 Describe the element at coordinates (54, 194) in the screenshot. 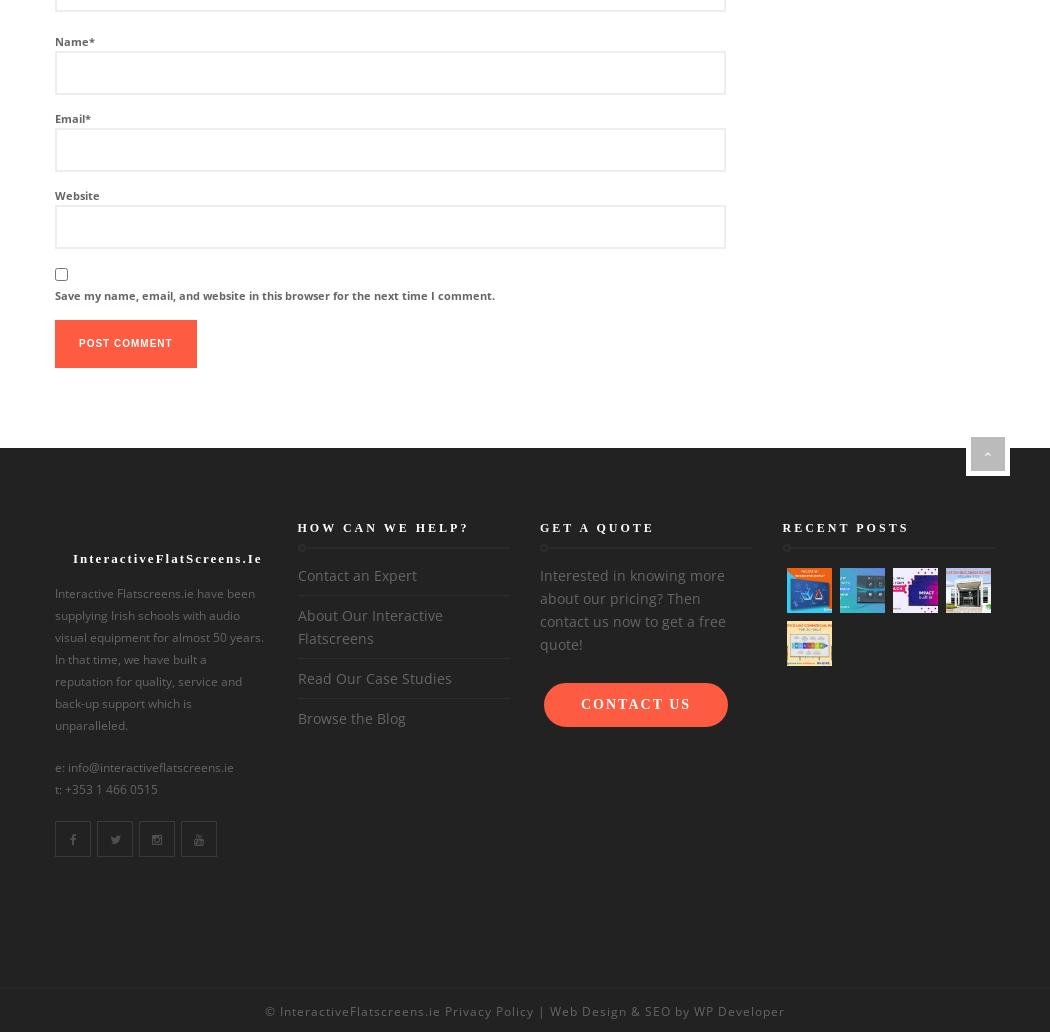

I see `'Website'` at that location.